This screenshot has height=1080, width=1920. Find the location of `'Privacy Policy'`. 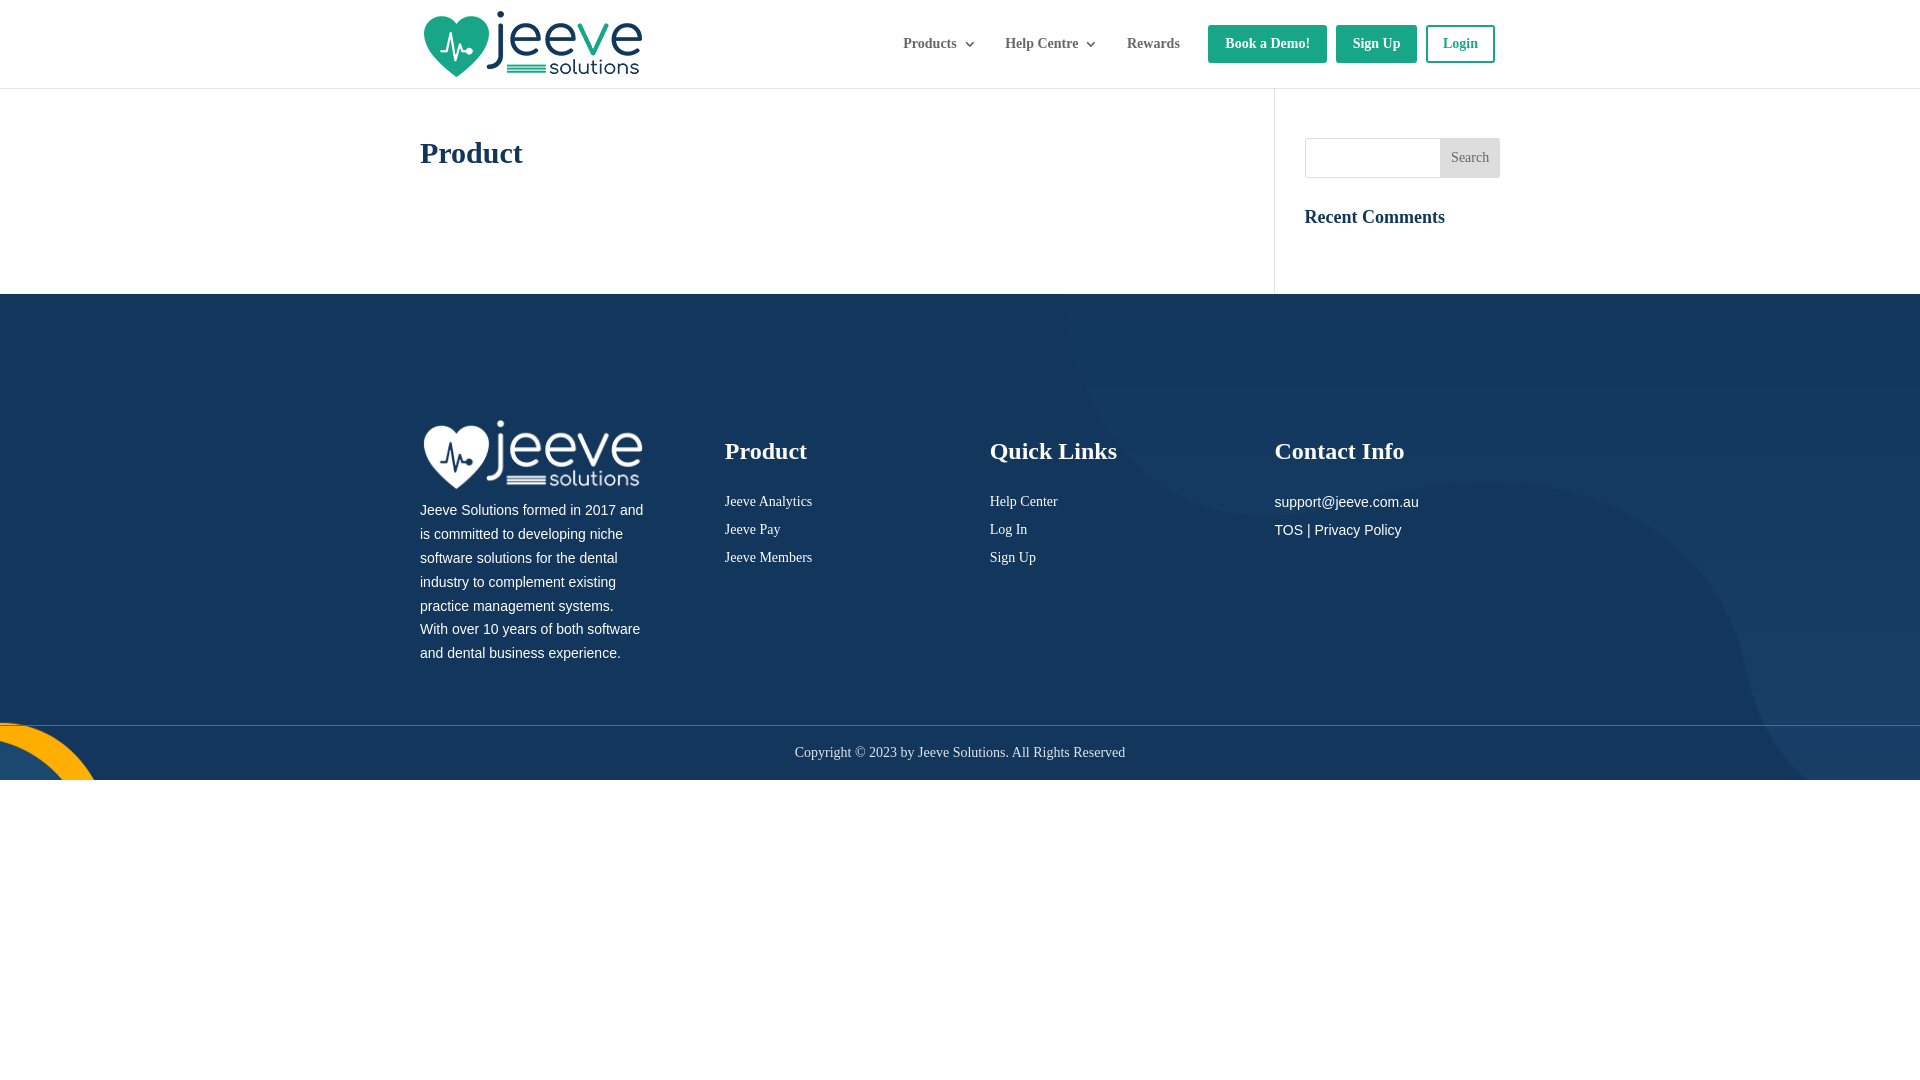

'Privacy Policy' is located at coordinates (1357, 528).